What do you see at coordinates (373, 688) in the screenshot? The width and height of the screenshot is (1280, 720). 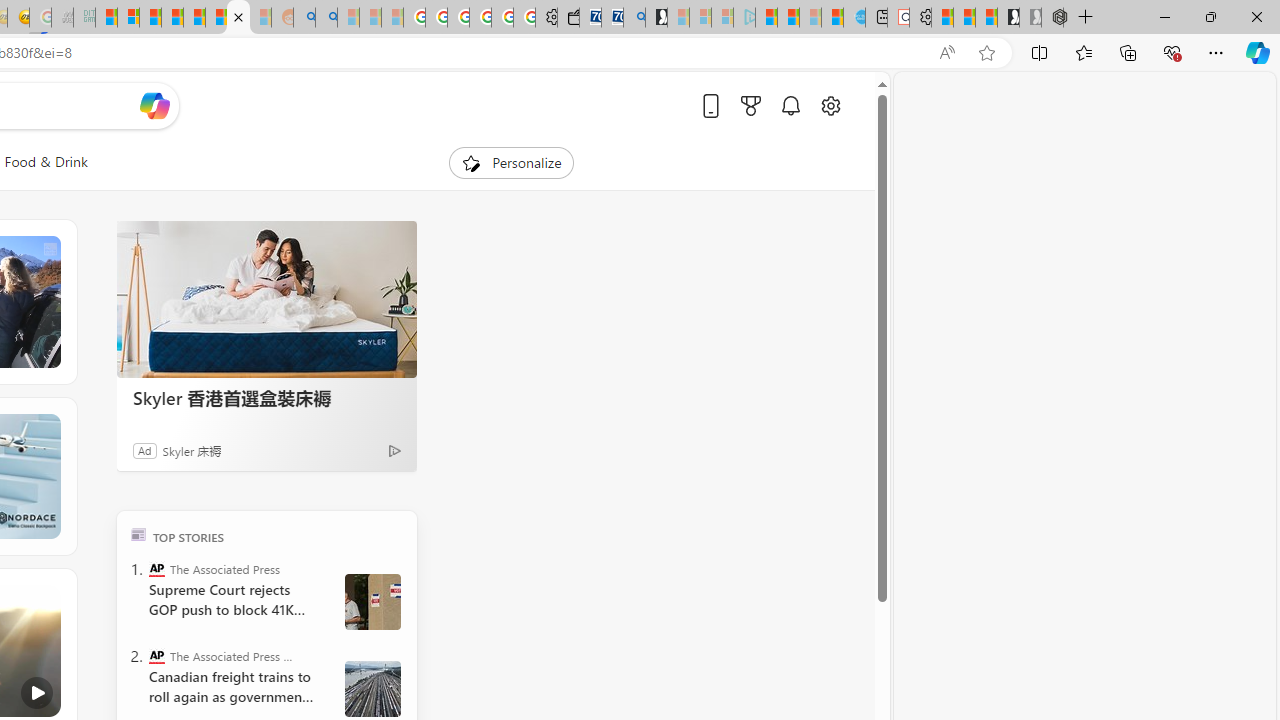 I see `' Canada Railroads Unions'` at bounding box center [373, 688].